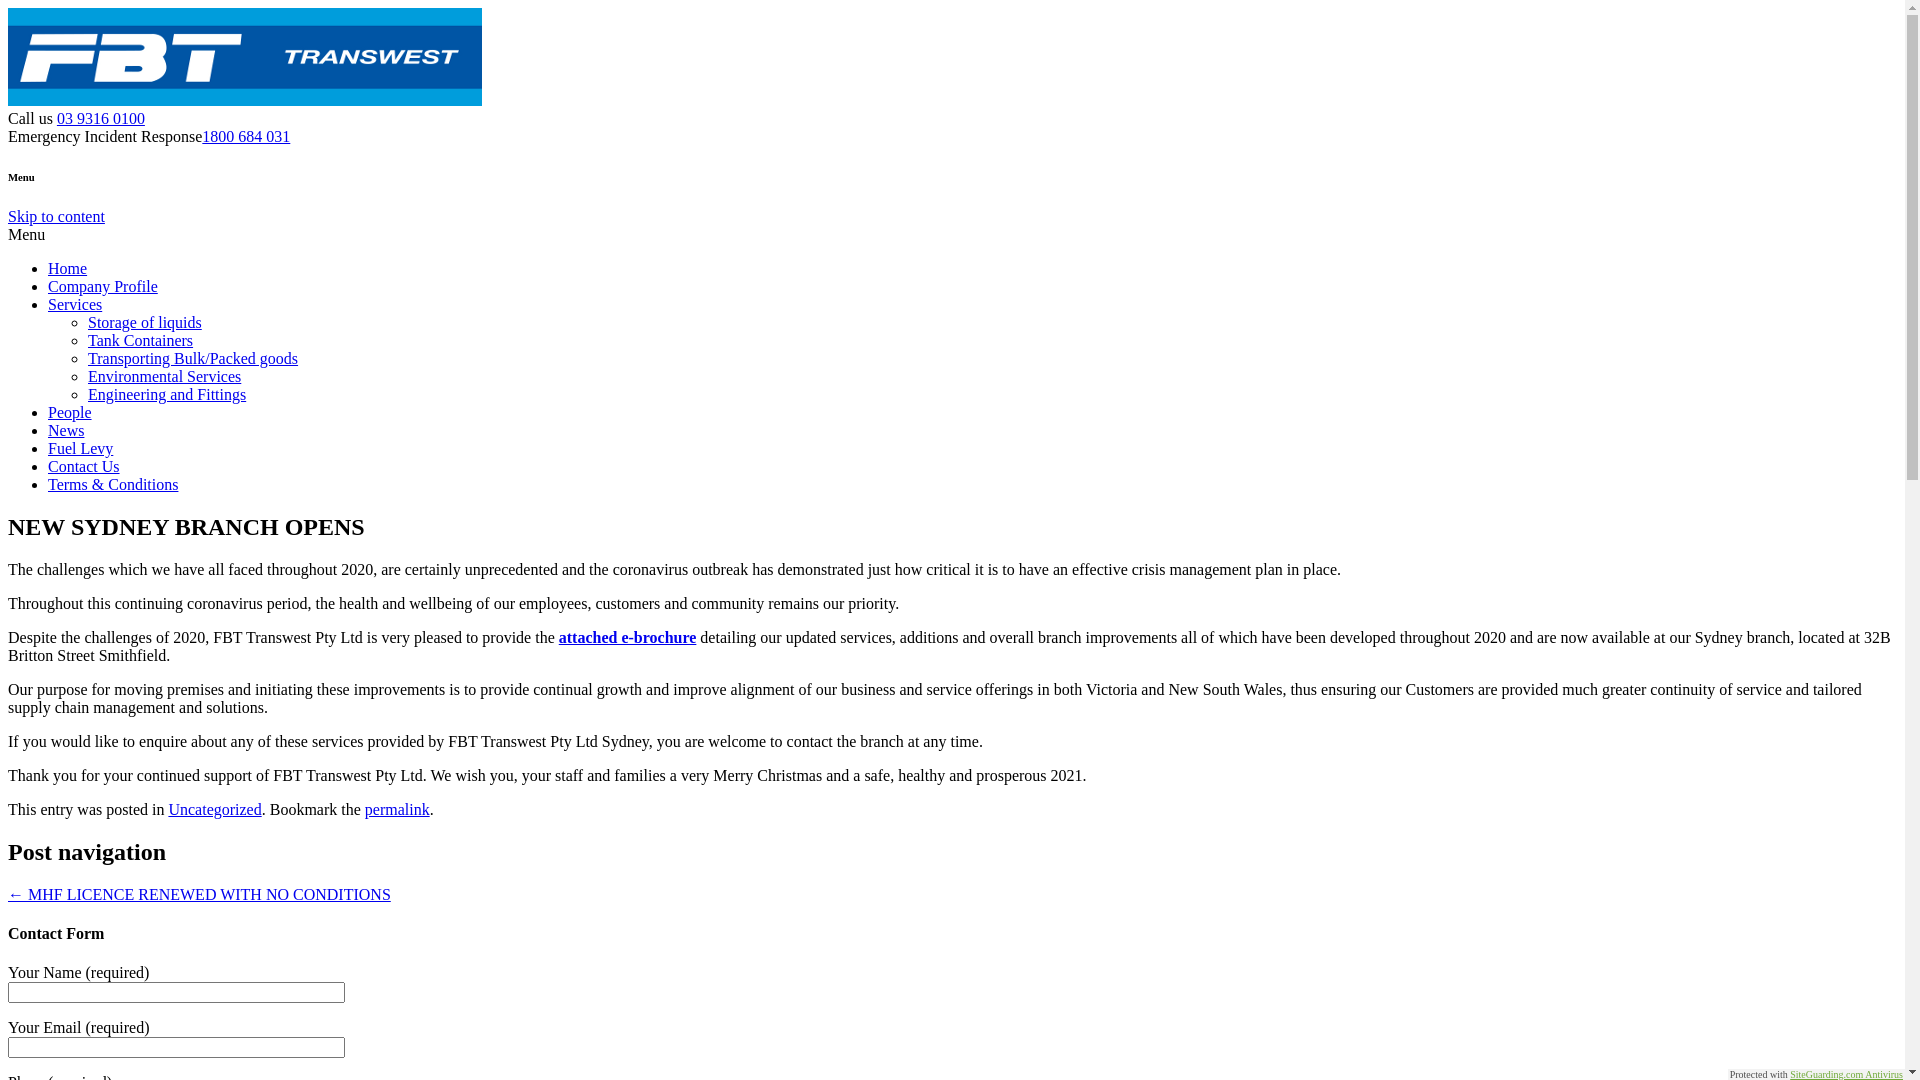 Image resolution: width=1920 pixels, height=1080 pixels. I want to click on 'Company Profile', so click(101, 286).